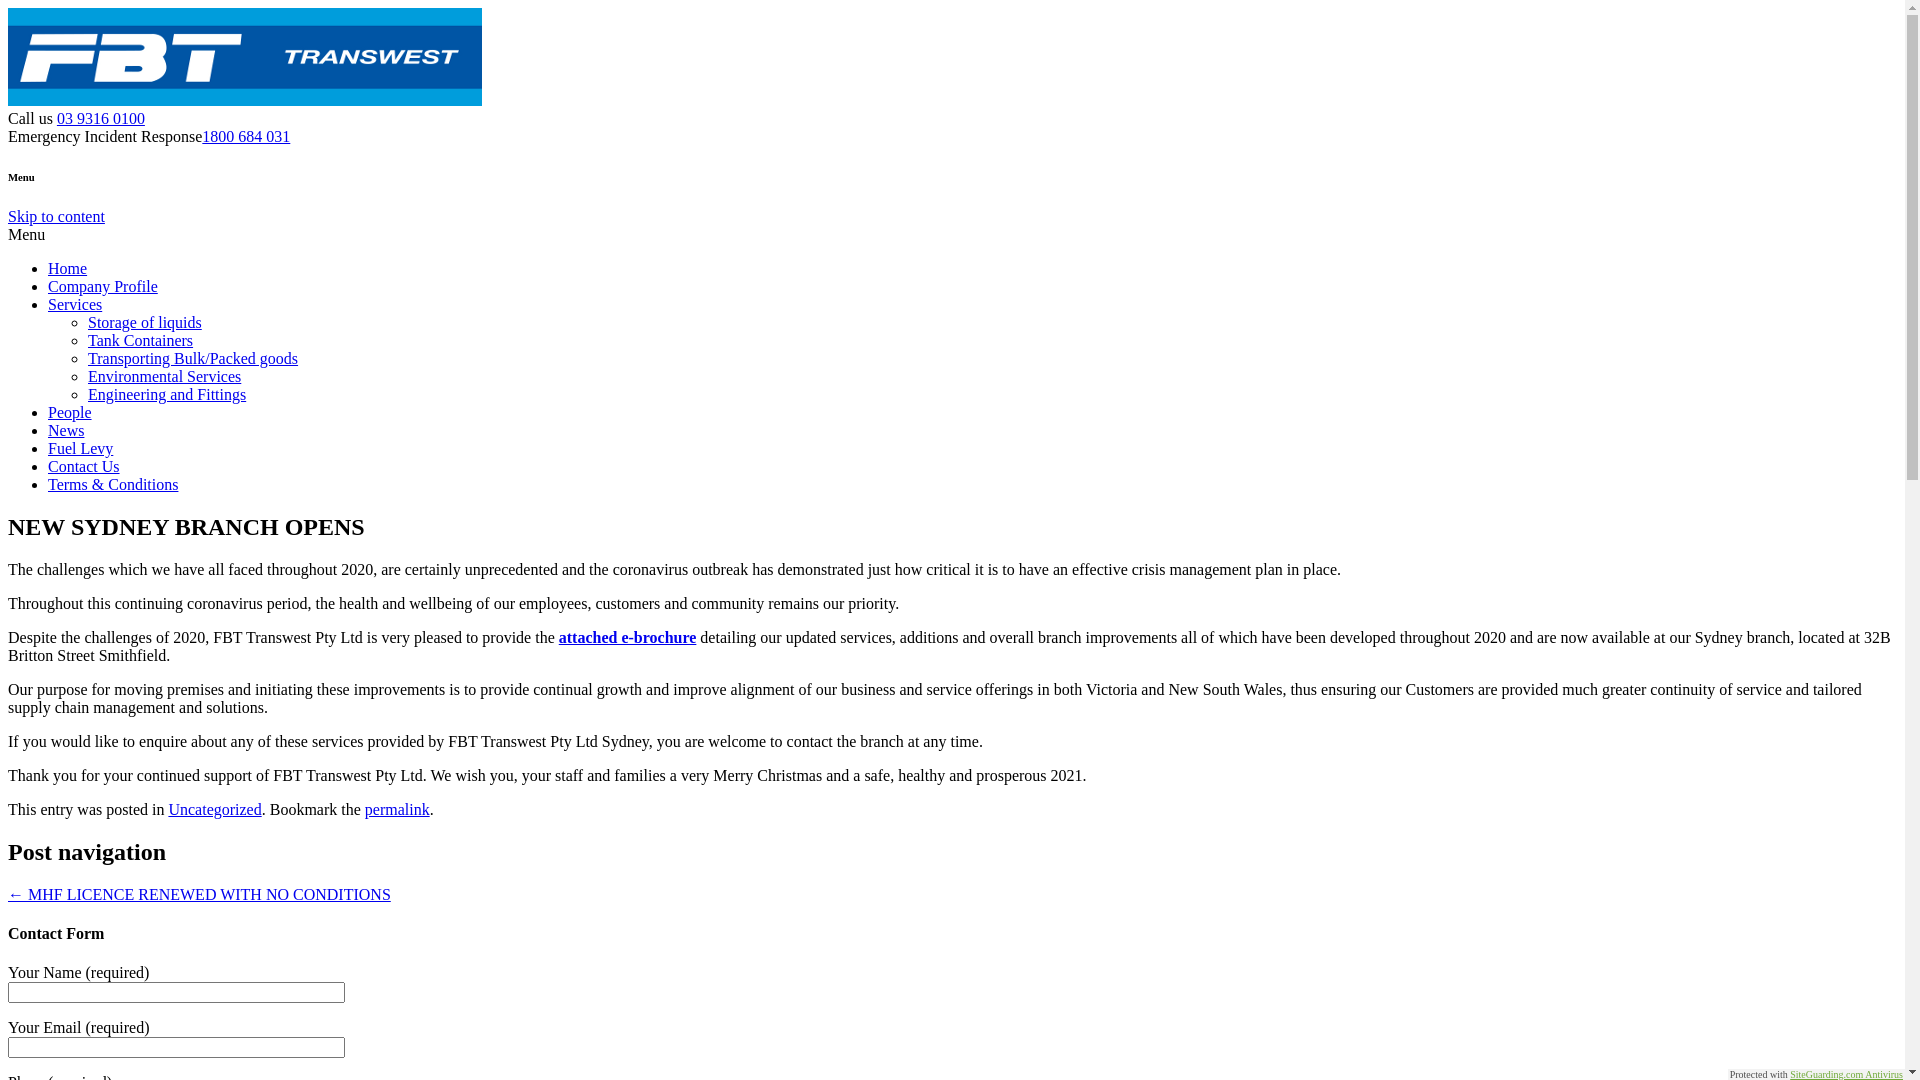 Image resolution: width=1920 pixels, height=1080 pixels. I want to click on 'Company Profile', so click(101, 286).